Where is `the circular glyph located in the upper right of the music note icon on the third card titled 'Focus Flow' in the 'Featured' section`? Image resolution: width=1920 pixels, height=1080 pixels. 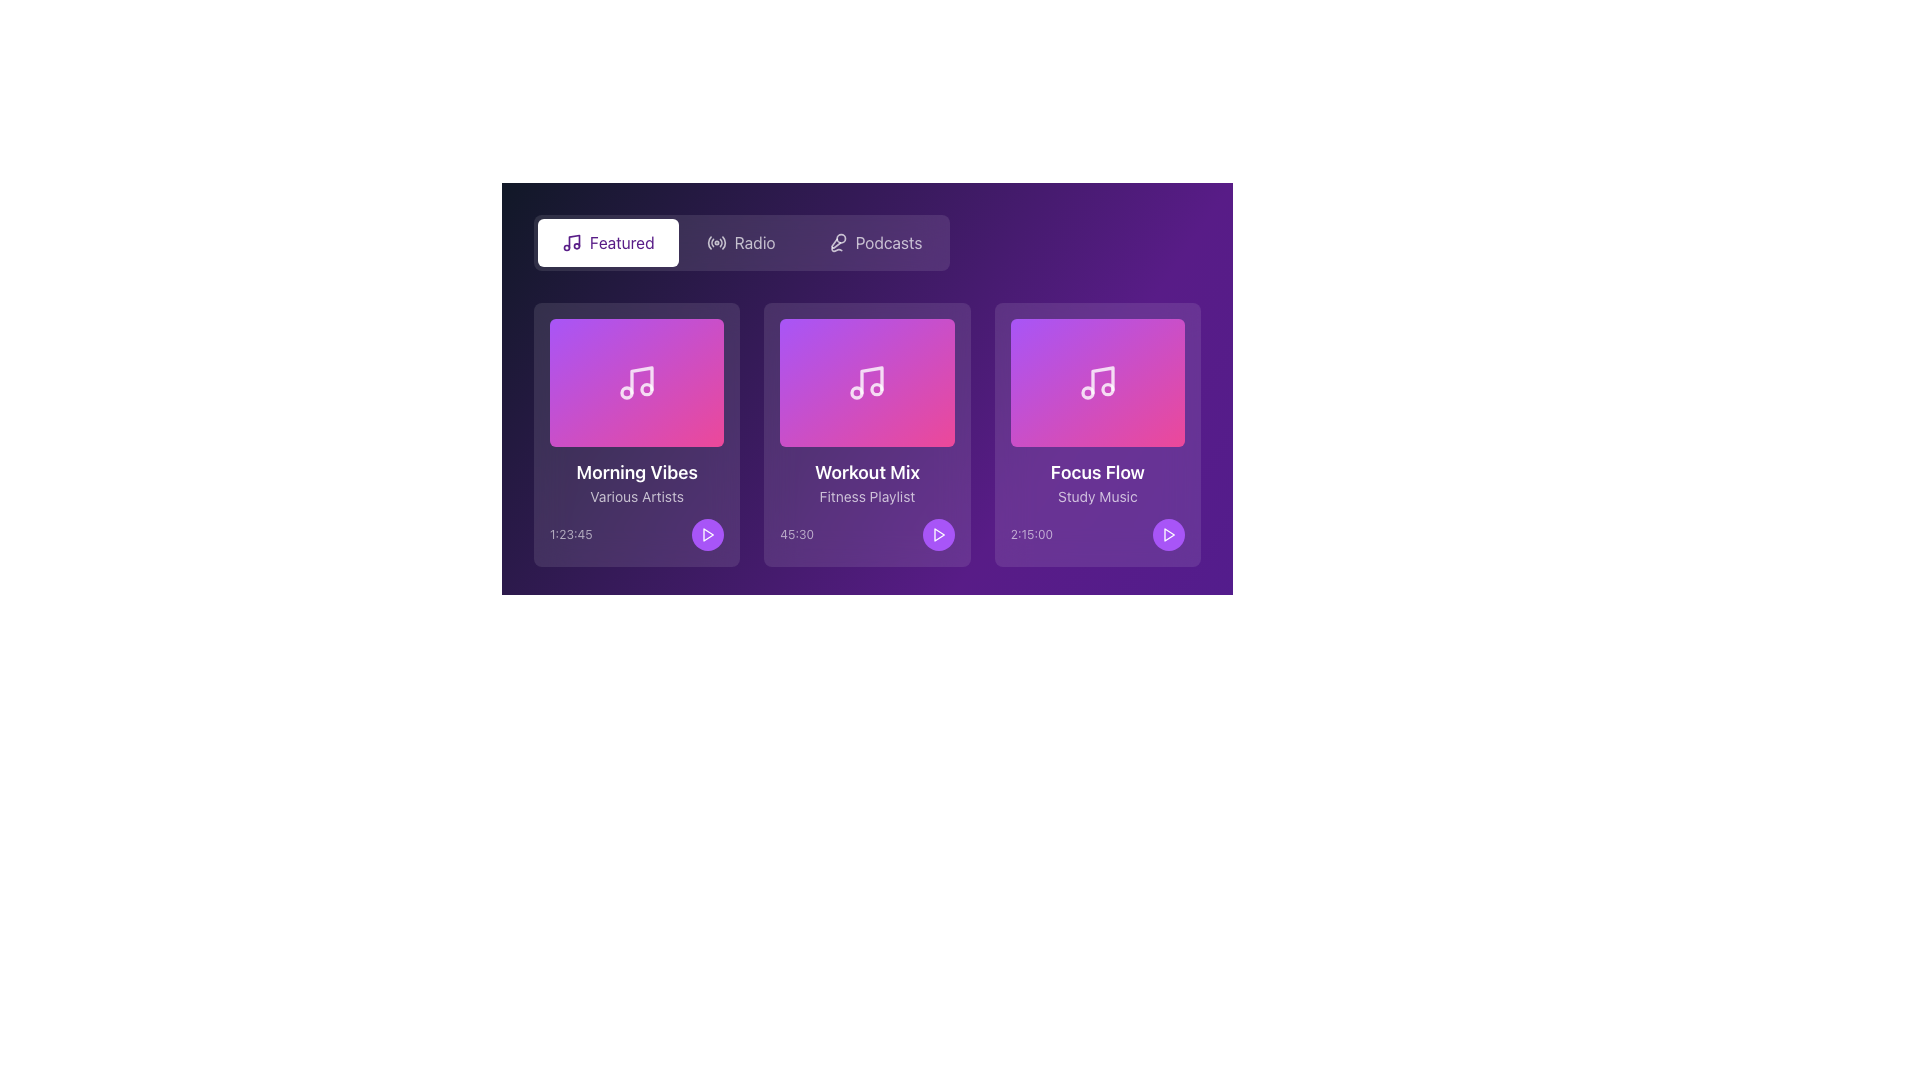
the circular glyph located in the upper right of the music note icon on the third card titled 'Focus Flow' in the 'Featured' section is located at coordinates (1106, 389).